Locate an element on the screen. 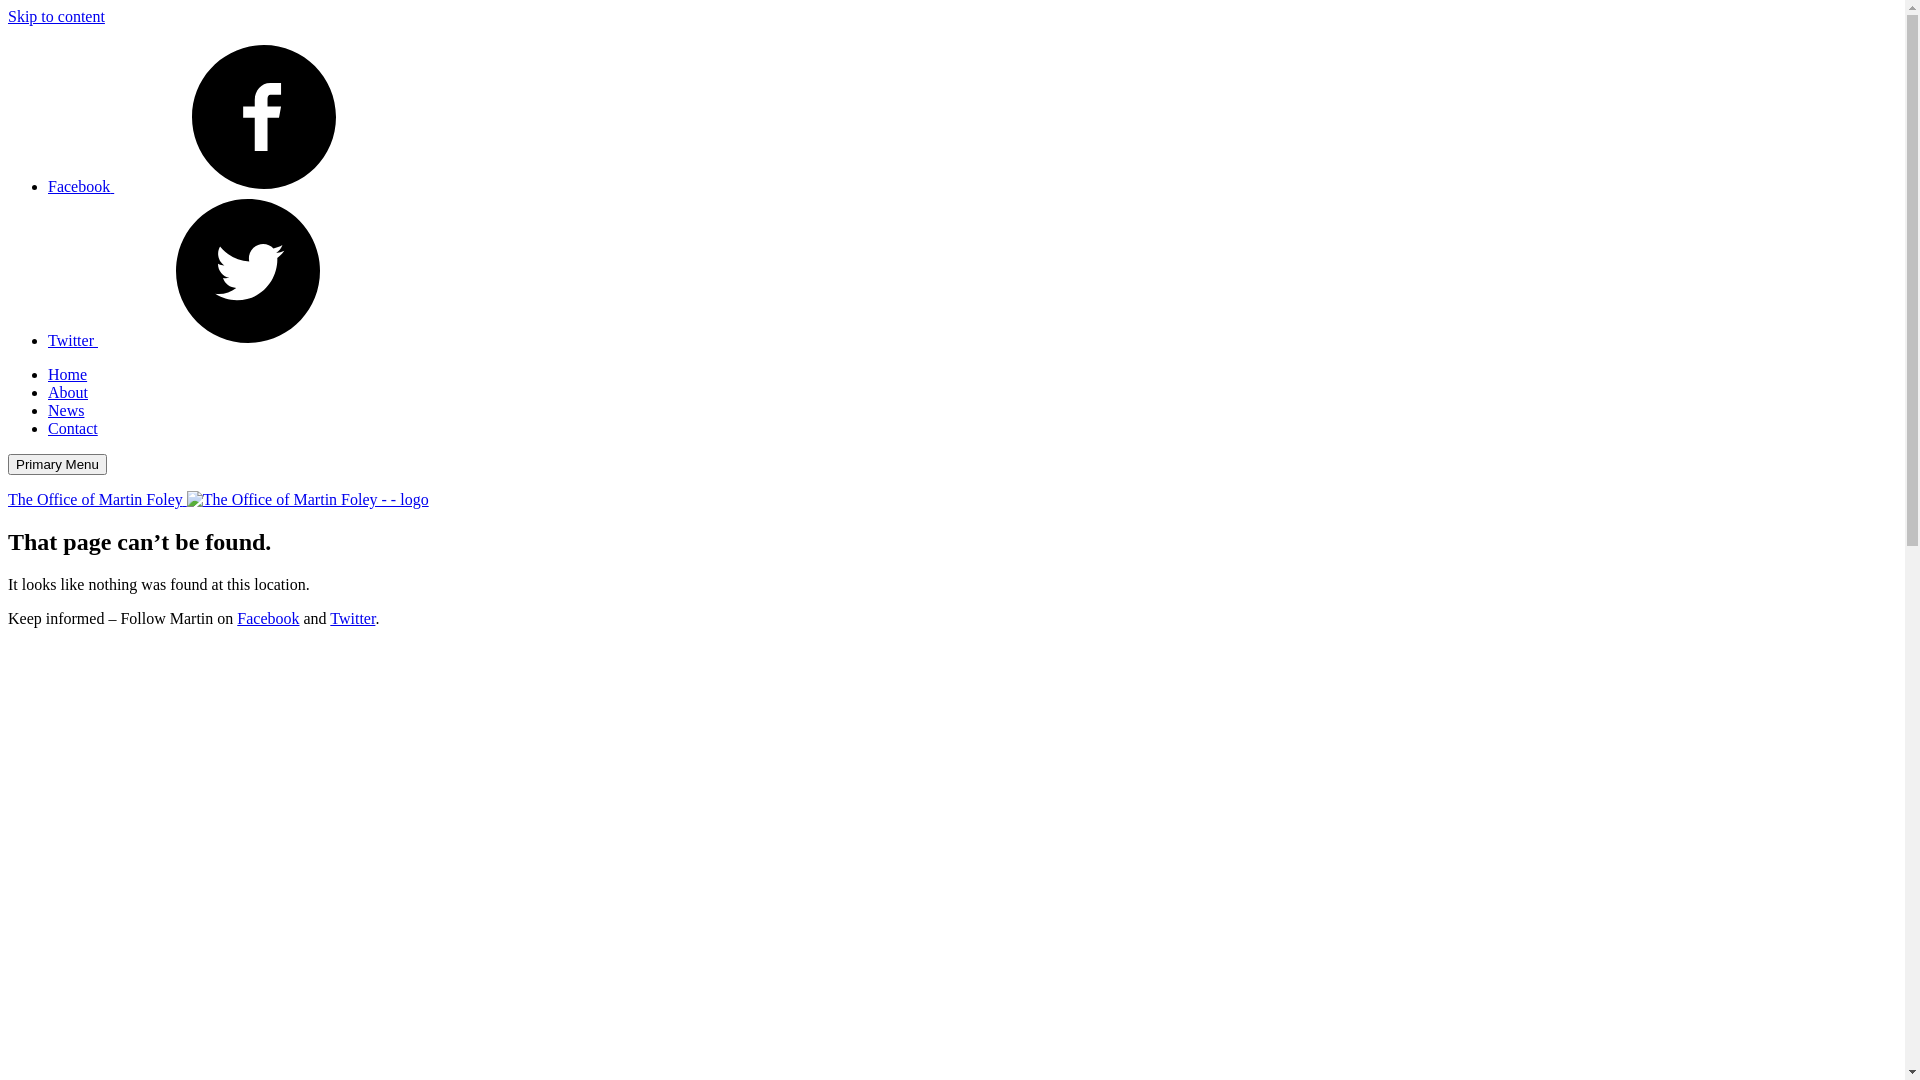 This screenshot has width=1920, height=1080. 'Twitter' is located at coordinates (48, 339).